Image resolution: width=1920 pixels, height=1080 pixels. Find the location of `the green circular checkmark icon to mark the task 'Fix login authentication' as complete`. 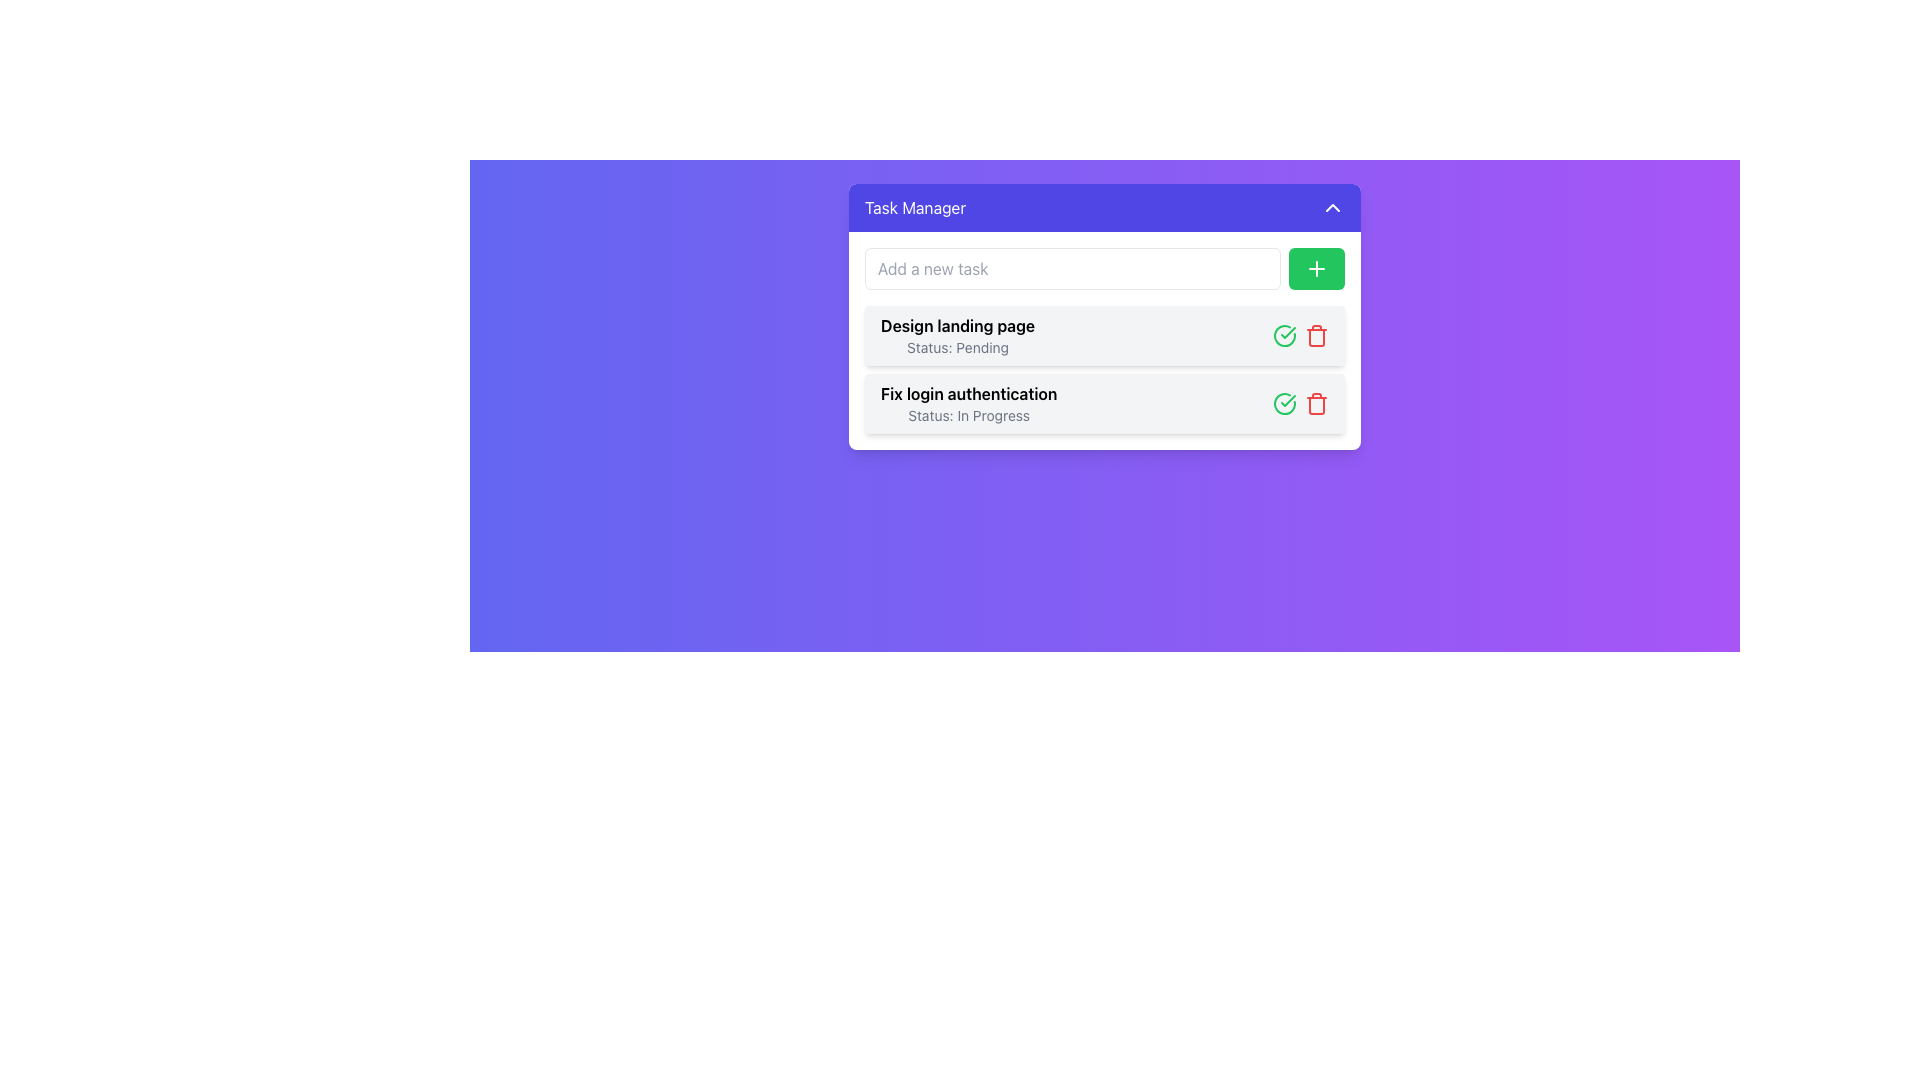

the green circular checkmark icon to mark the task 'Fix login authentication' as complete is located at coordinates (1285, 334).